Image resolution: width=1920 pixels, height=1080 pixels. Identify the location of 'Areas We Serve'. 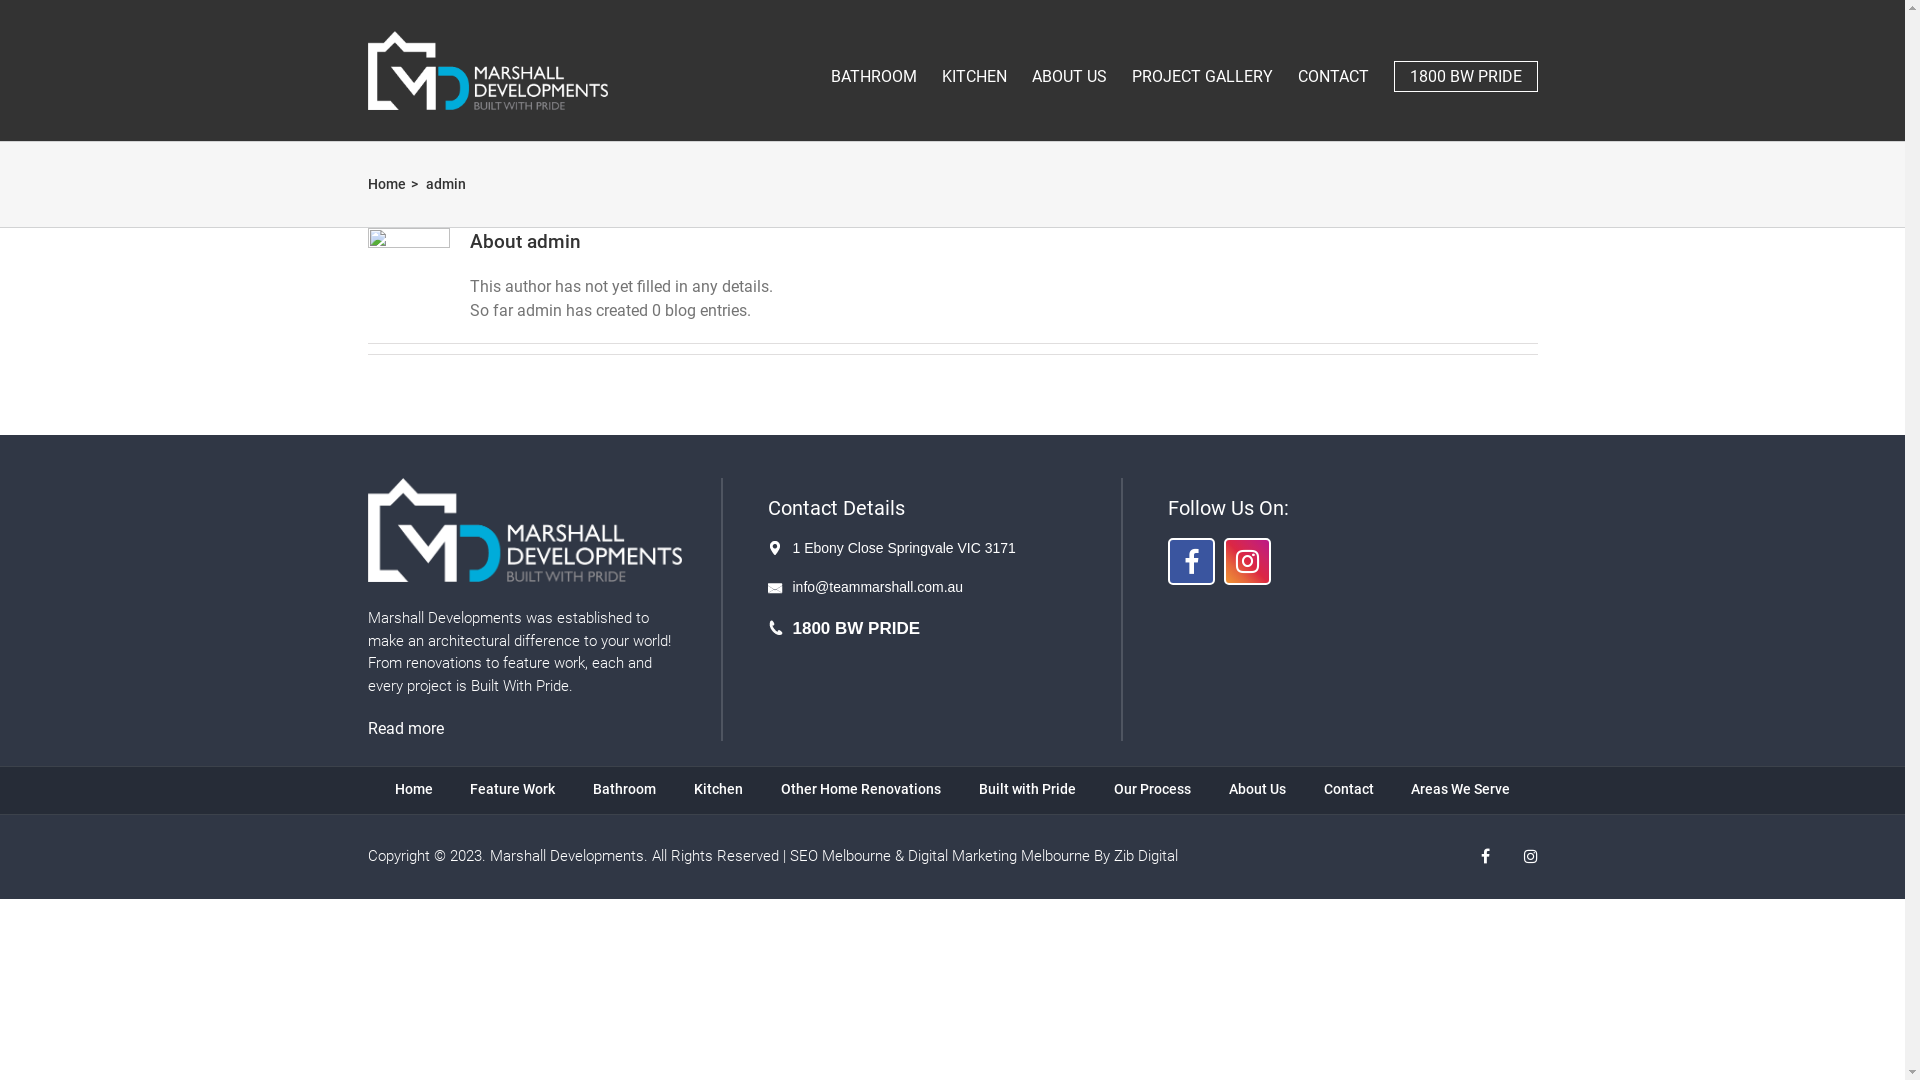
(1460, 788).